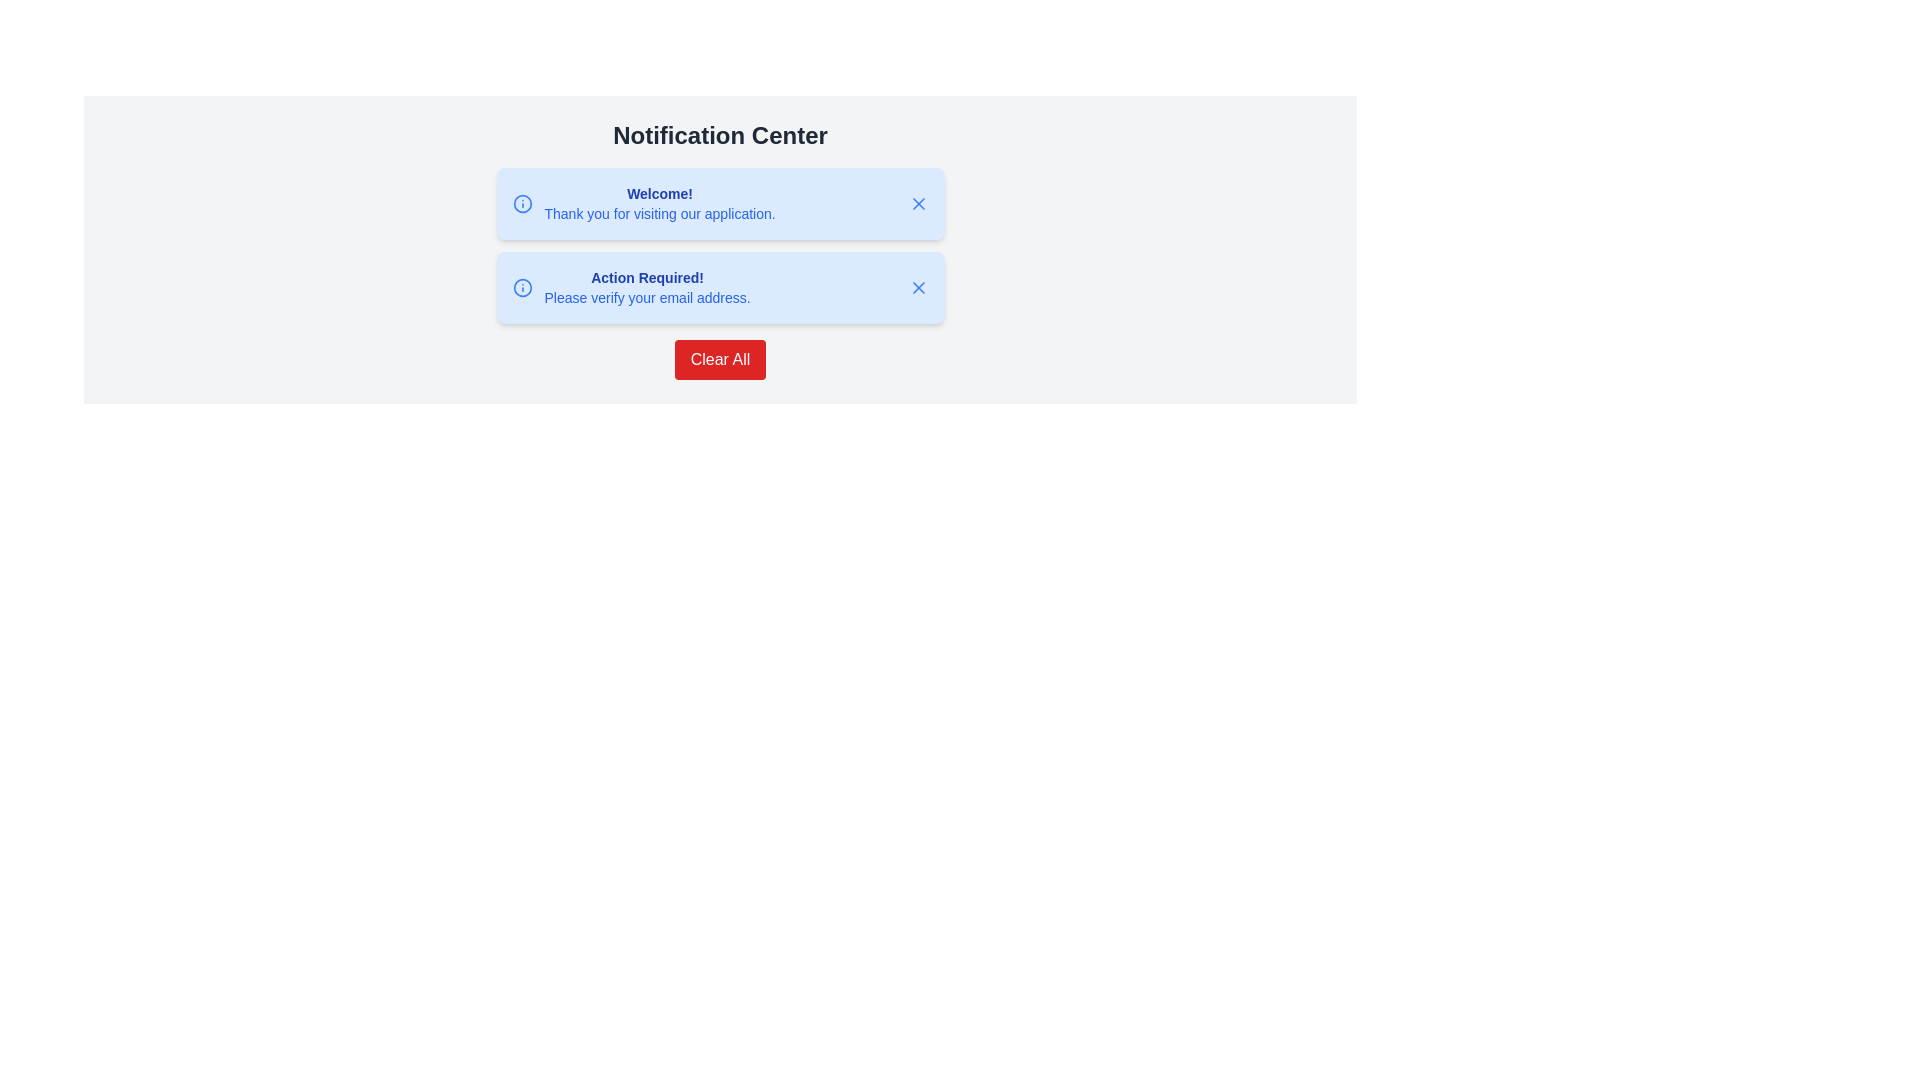  Describe the element at coordinates (660, 193) in the screenshot. I see `welcoming message presented in the textual header of the first notification group in the Notification Center, which is located above the description text` at that location.